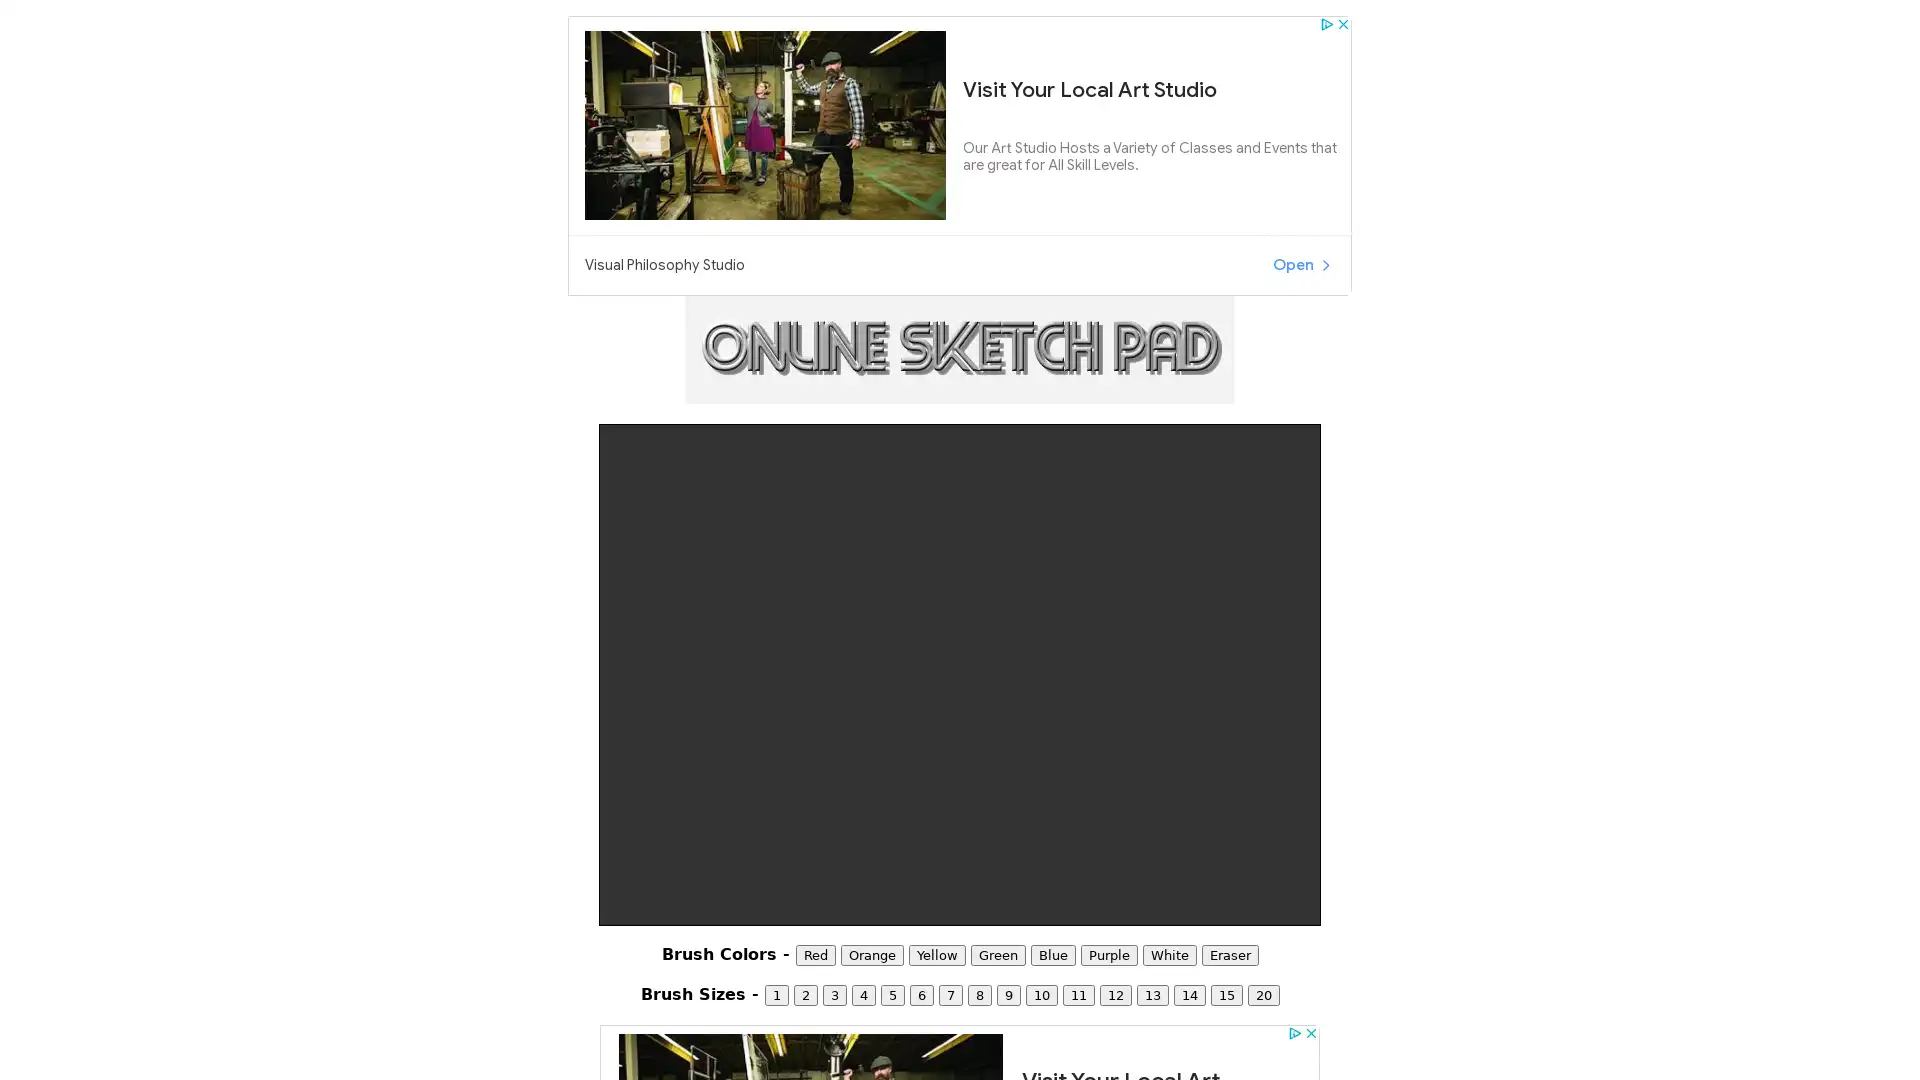 The width and height of the screenshot is (1920, 1080). What do you see at coordinates (891, 995) in the screenshot?
I see `5` at bounding box center [891, 995].